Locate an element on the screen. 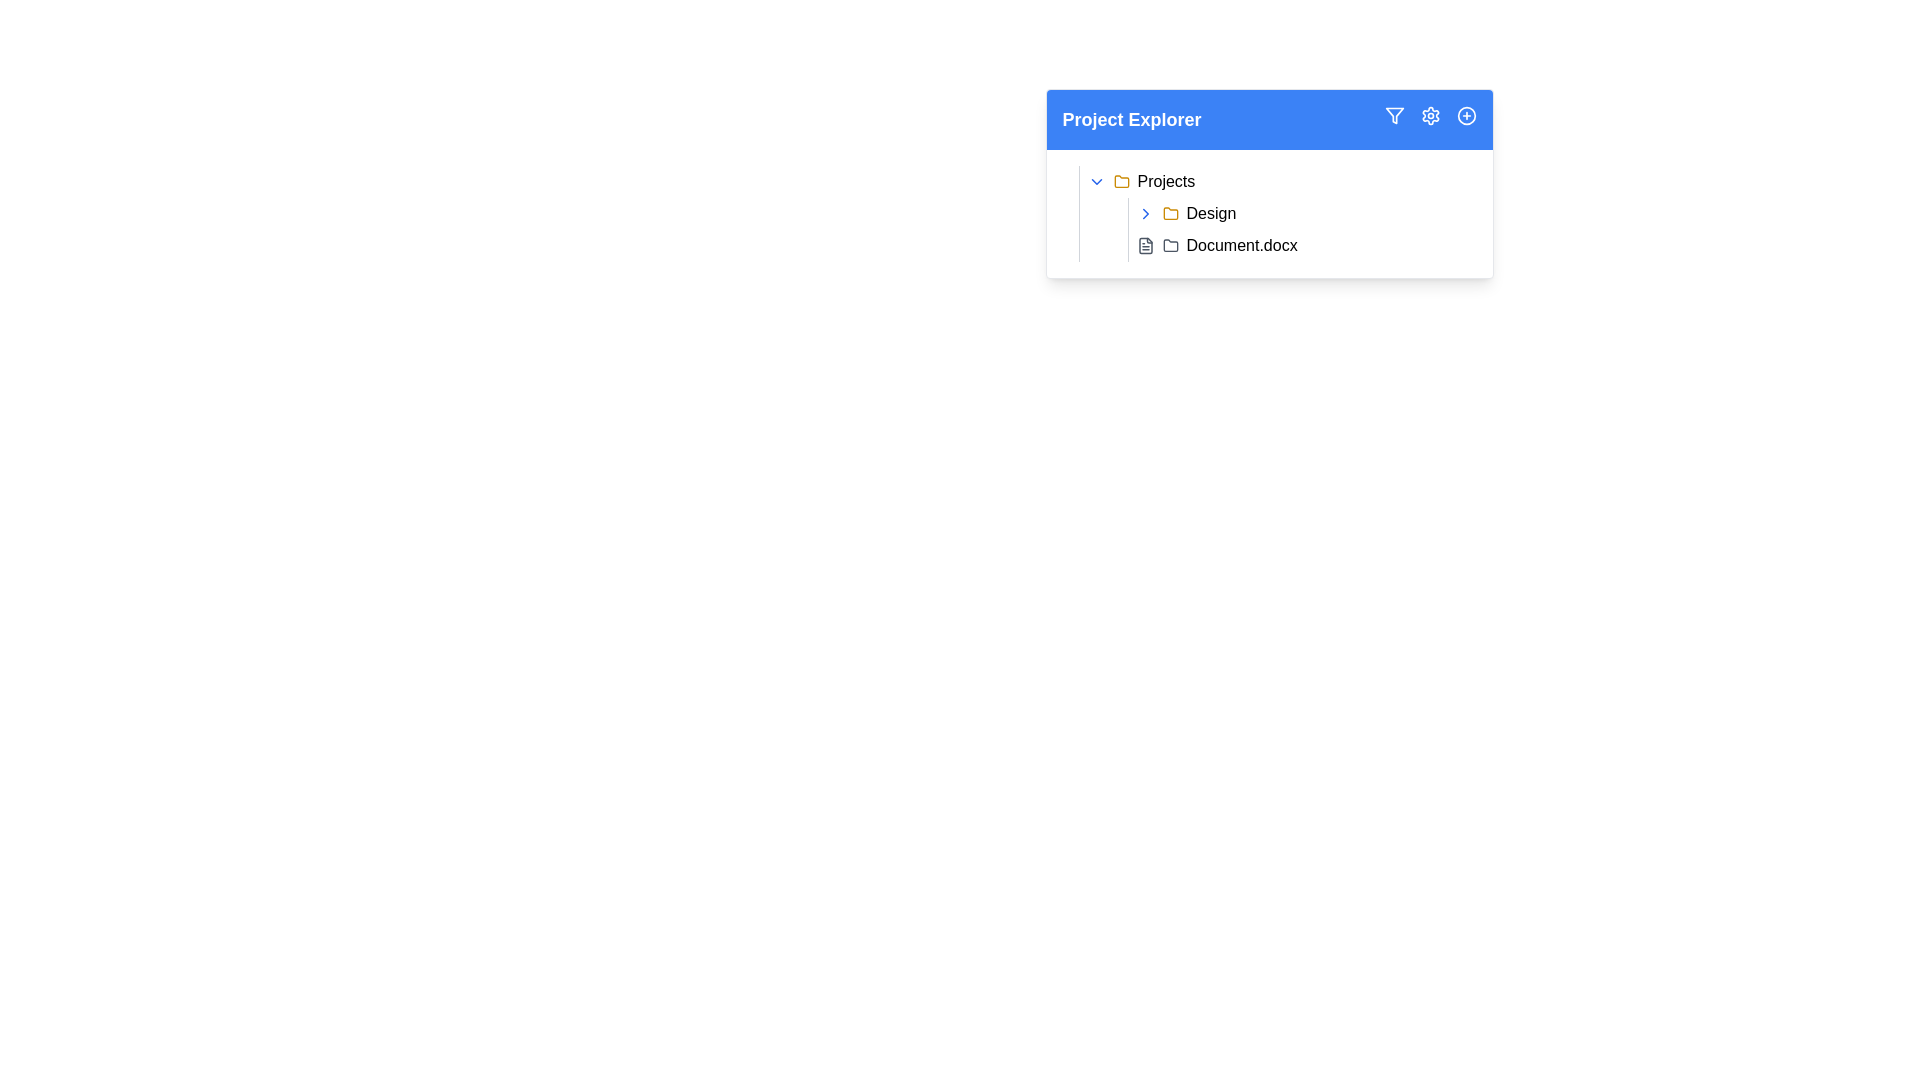 Image resolution: width=1920 pixels, height=1080 pixels. the file icon represented by a gray document shape with a folded corner, located to the left of the 'Document.docx' label in the Project Explorer section is located at coordinates (1145, 245).